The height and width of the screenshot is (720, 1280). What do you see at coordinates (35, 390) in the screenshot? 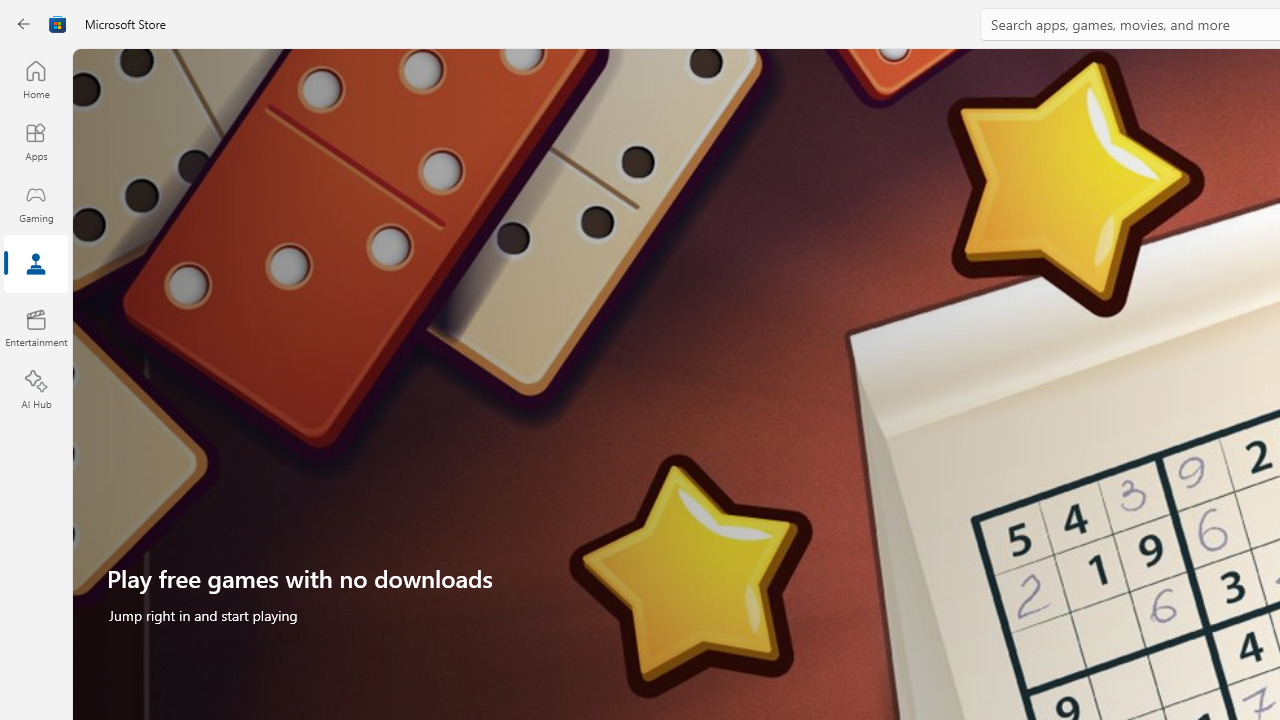
I see `'AI Hub'` at bounding box center [35, 390].